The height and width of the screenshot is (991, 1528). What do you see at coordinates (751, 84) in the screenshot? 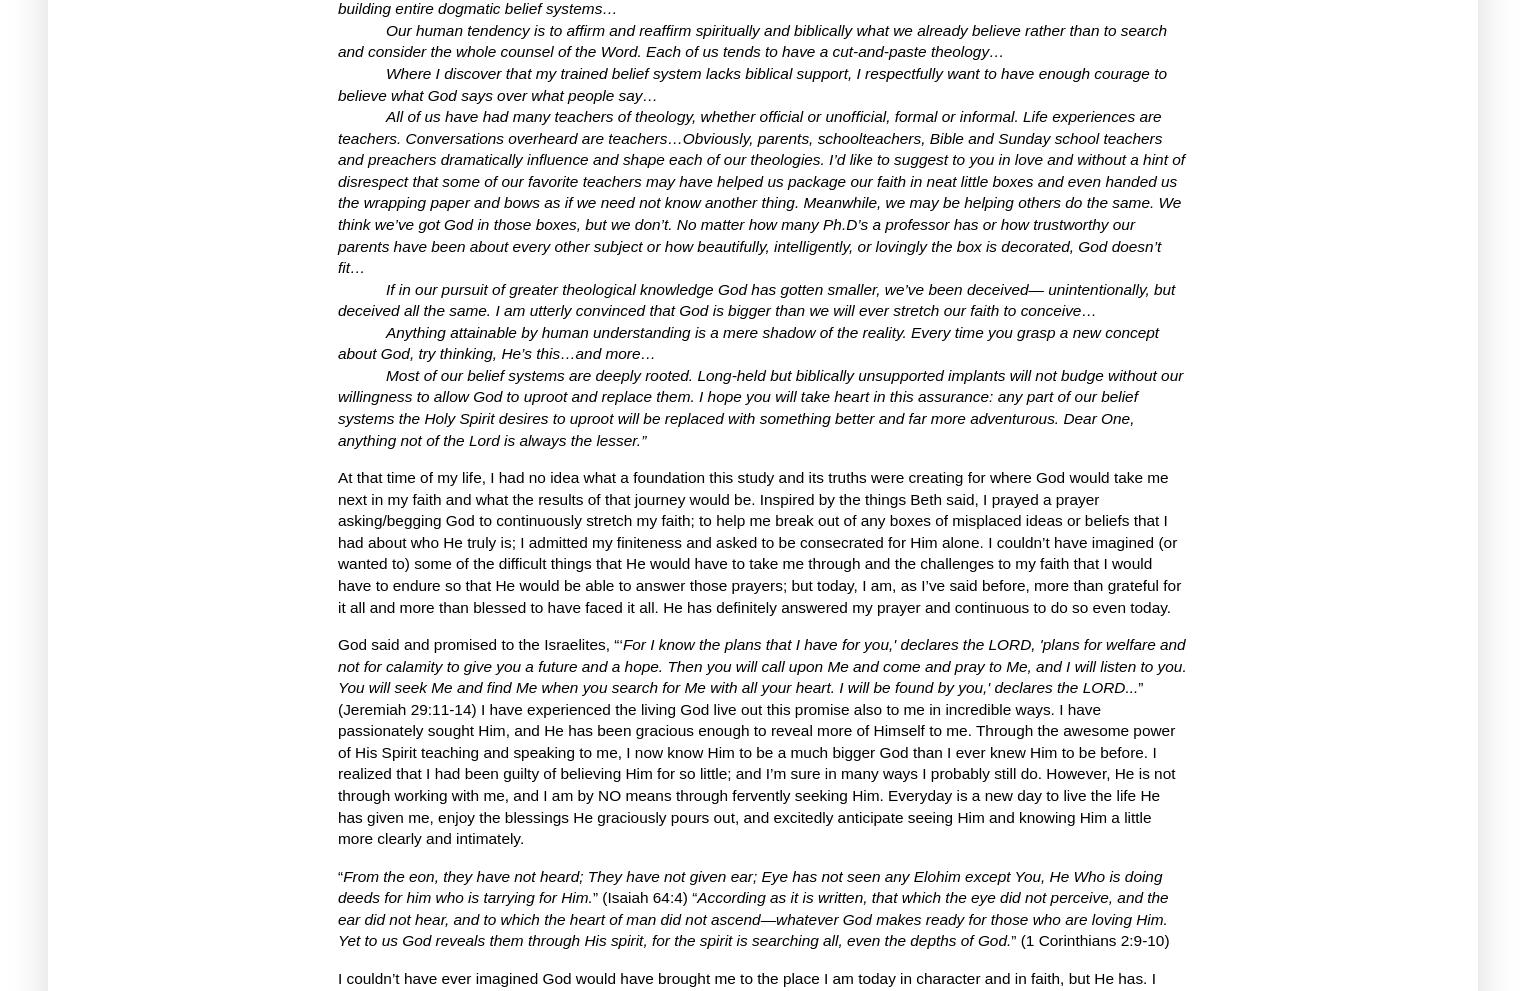
I see `'Where I discover that my trained belief system lacks biblical support, I respectfully want to have enough courage to believe what God says over what people say…'` at bounding box center [751, 84].